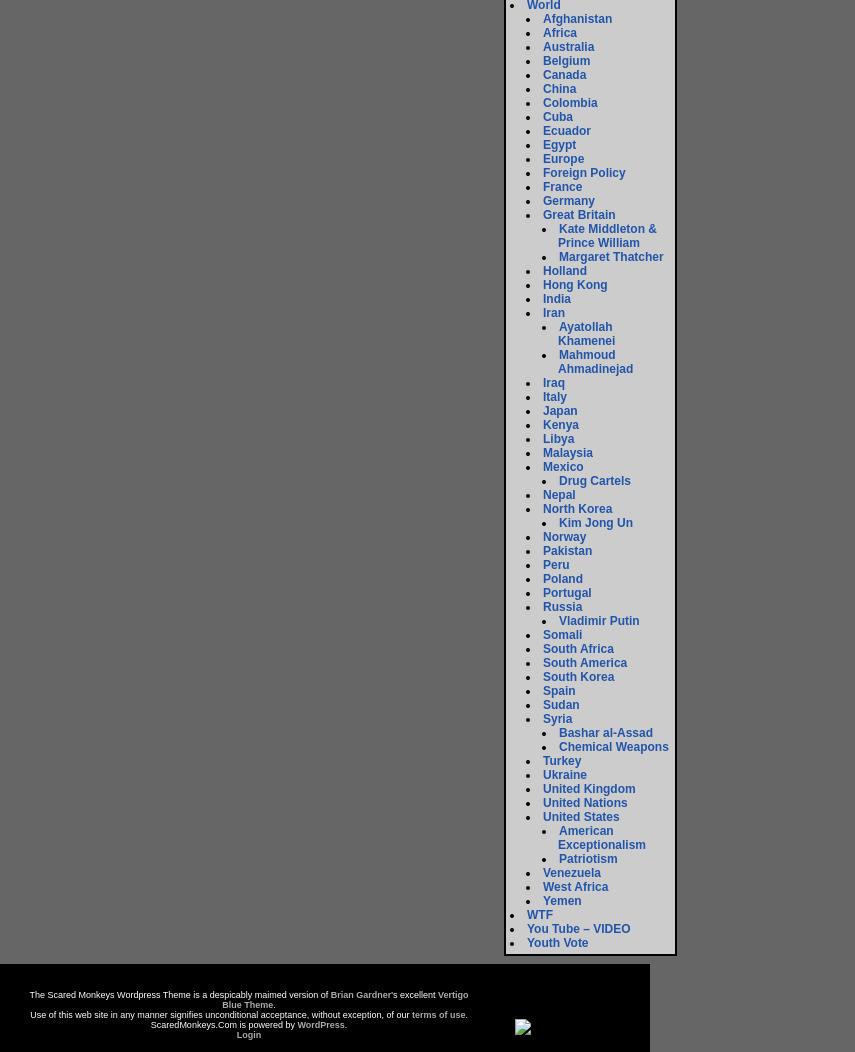 The width and height of the screenshot is (855, 1052). What do you see at coordinates (567, 46) in the screenshot?
I see `'Australia'` at bounding box center [567, 46].